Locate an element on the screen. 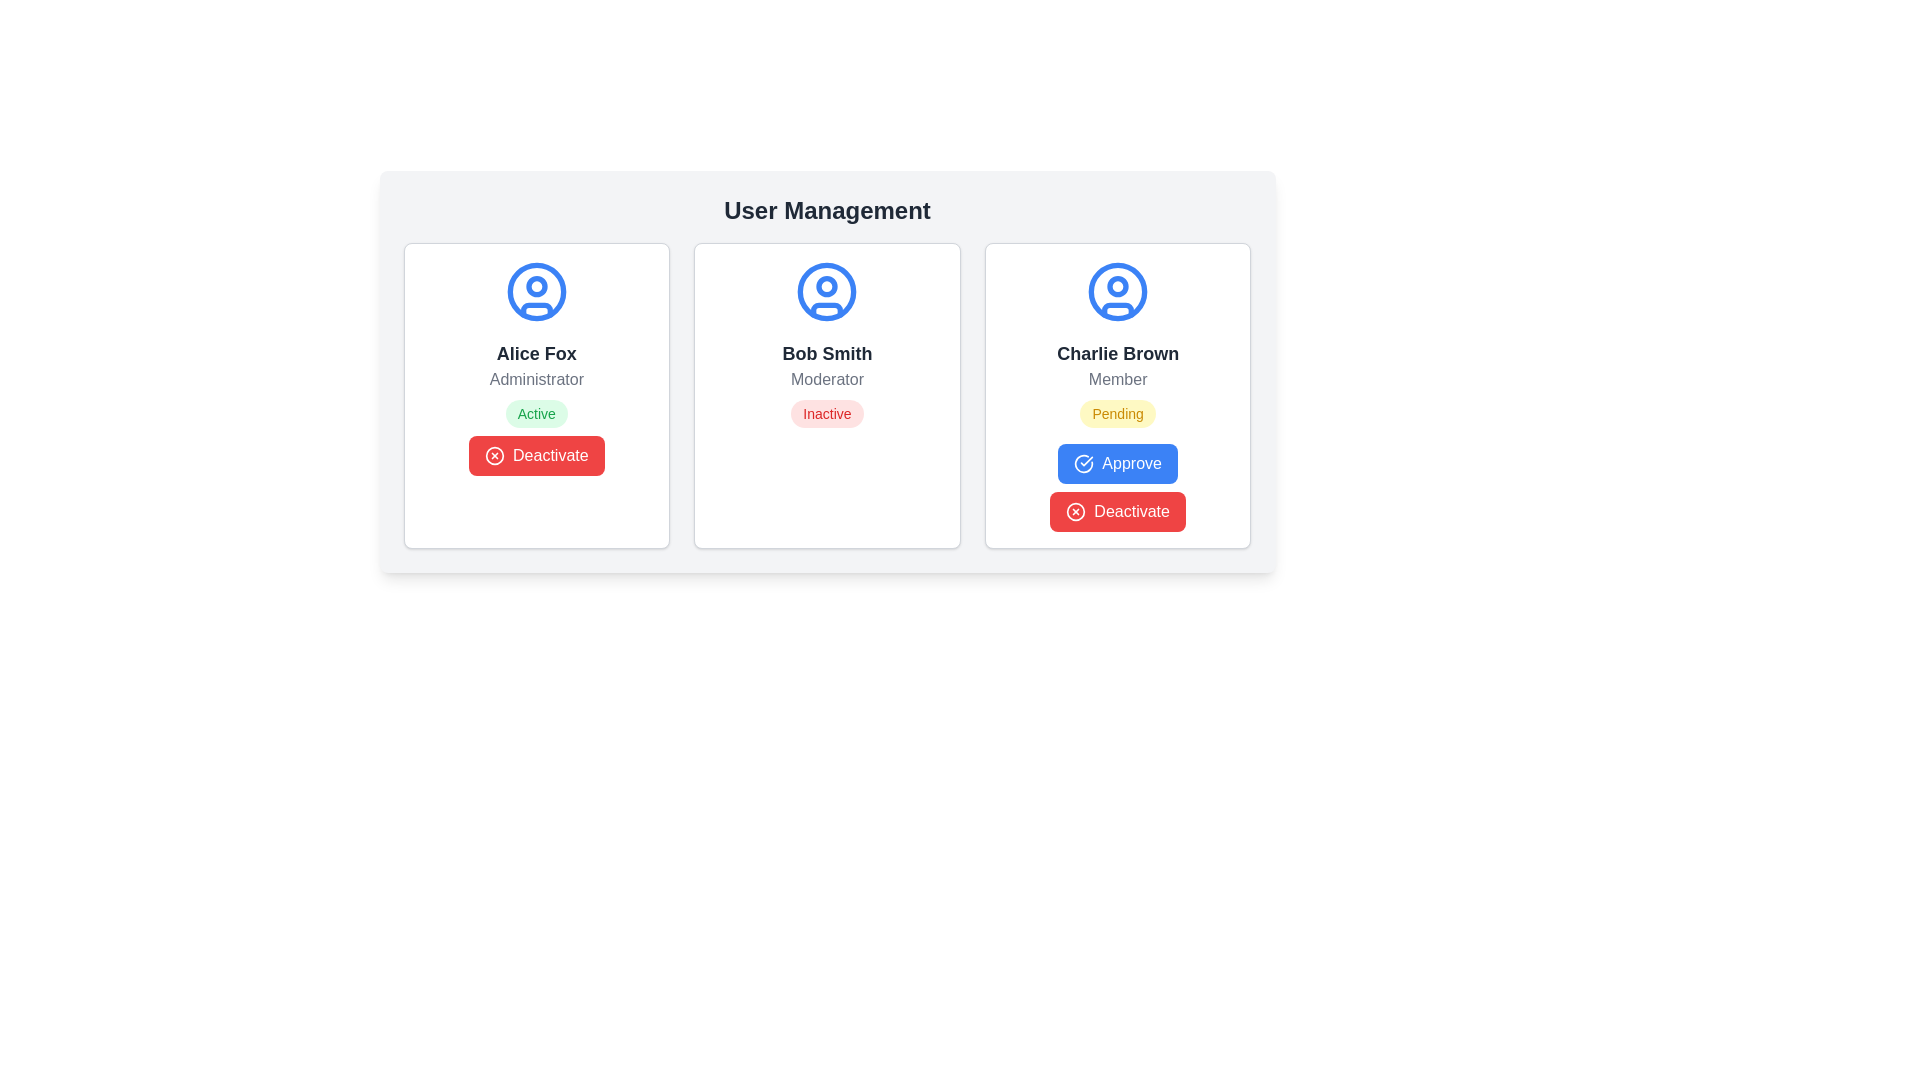  the 'Inactive' status badge with rounded corners, which is located at the bottom of the user card for 'Bob Smith', the Moderator is located at coordinates (827, 412).